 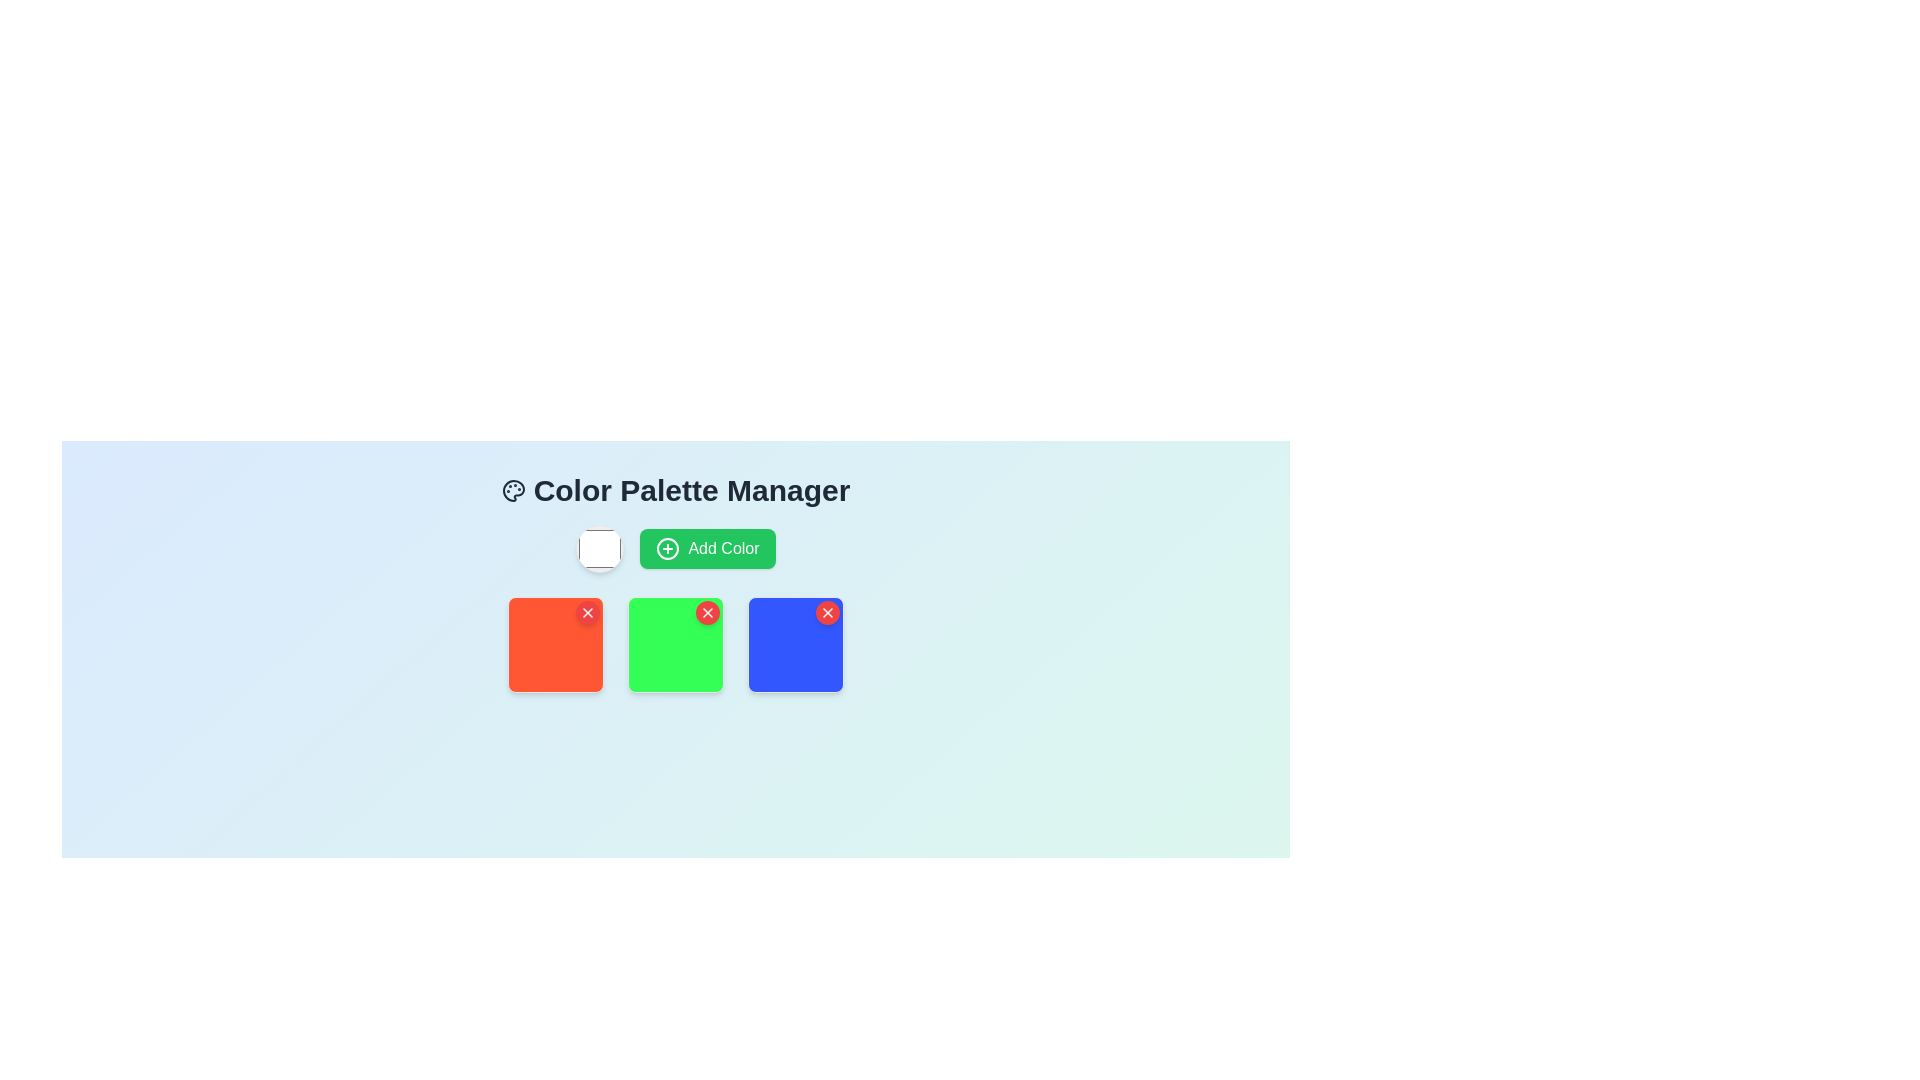 What do you see at coordinates (667, 548) in the screenshot?
I see `the circular icon with a thin outer border and a central cross, located beside the 'Add Color' label in the green button` at bounding box center [667, 548].